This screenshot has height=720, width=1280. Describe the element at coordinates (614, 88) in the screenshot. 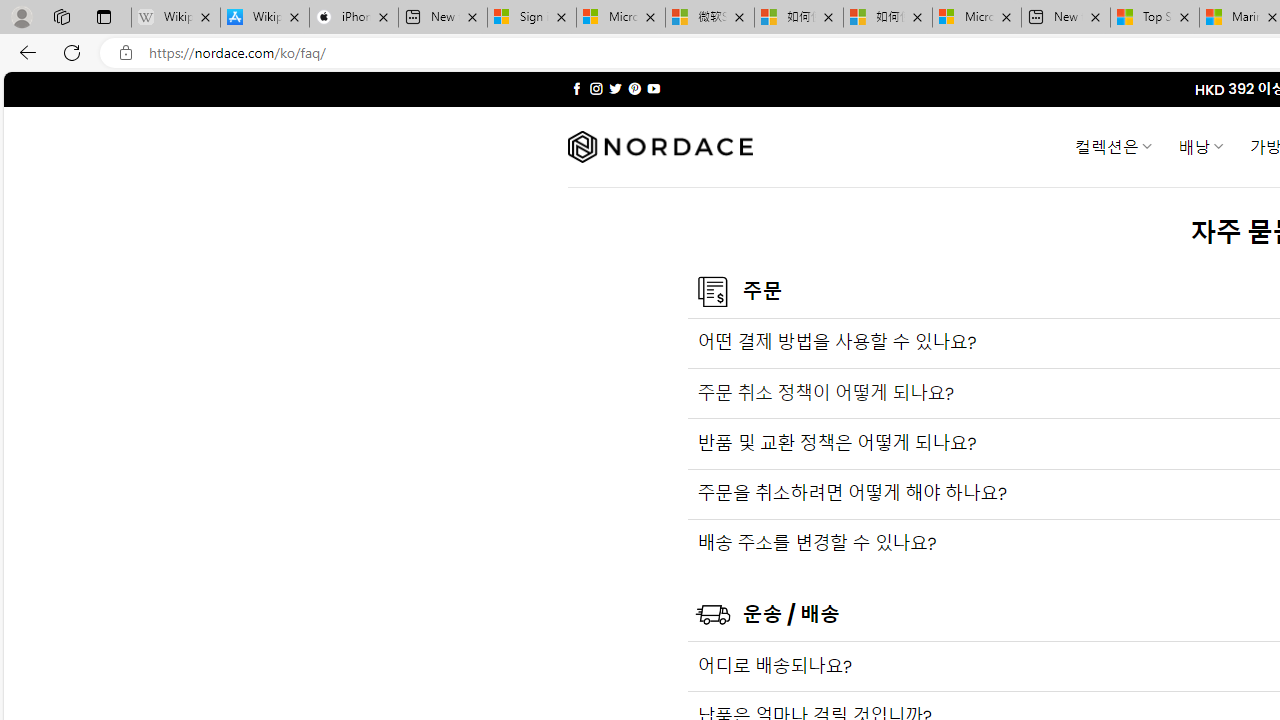

I see `'Follow on Twitter'` at that location.